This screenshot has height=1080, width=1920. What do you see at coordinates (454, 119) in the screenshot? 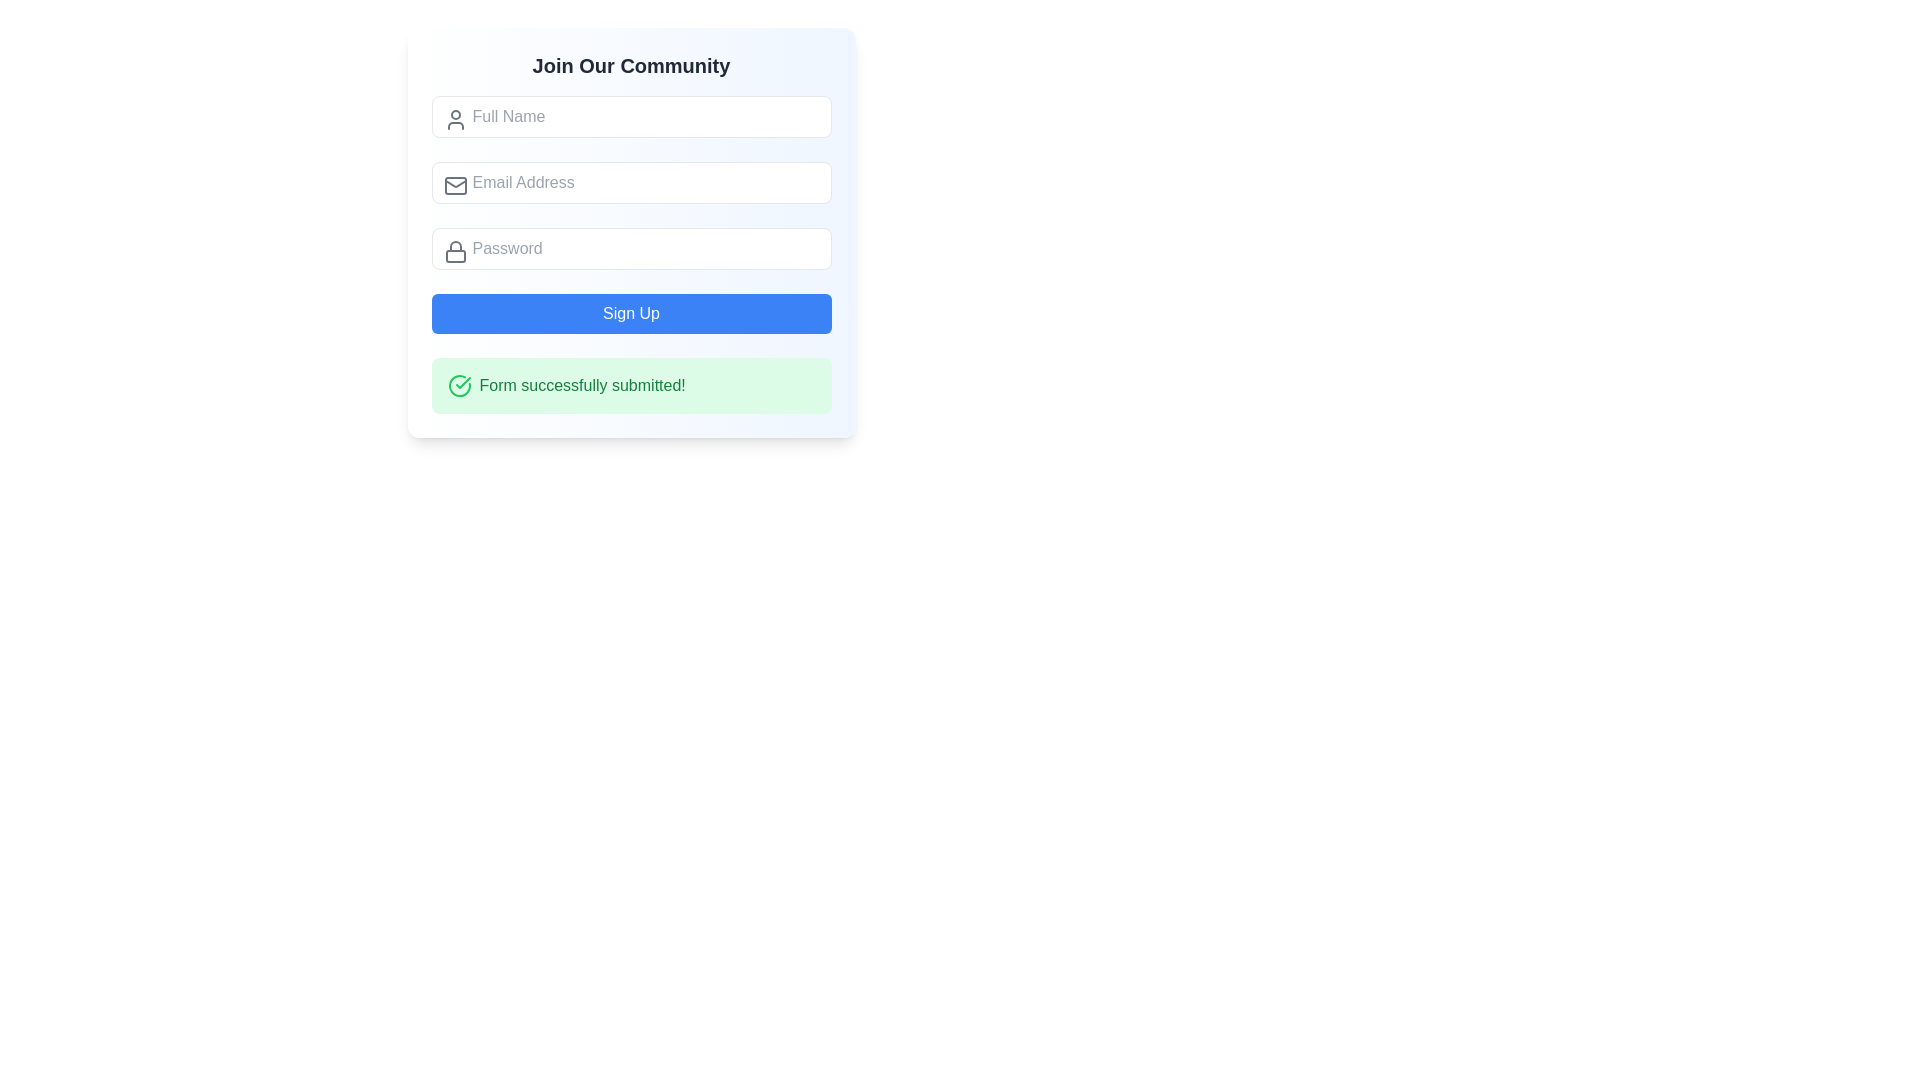
I see `the gray user icon representing a silhouette of a head and shoulders, located on the left side of the 'Full Name' text input field` at bounding box center [454, 119].